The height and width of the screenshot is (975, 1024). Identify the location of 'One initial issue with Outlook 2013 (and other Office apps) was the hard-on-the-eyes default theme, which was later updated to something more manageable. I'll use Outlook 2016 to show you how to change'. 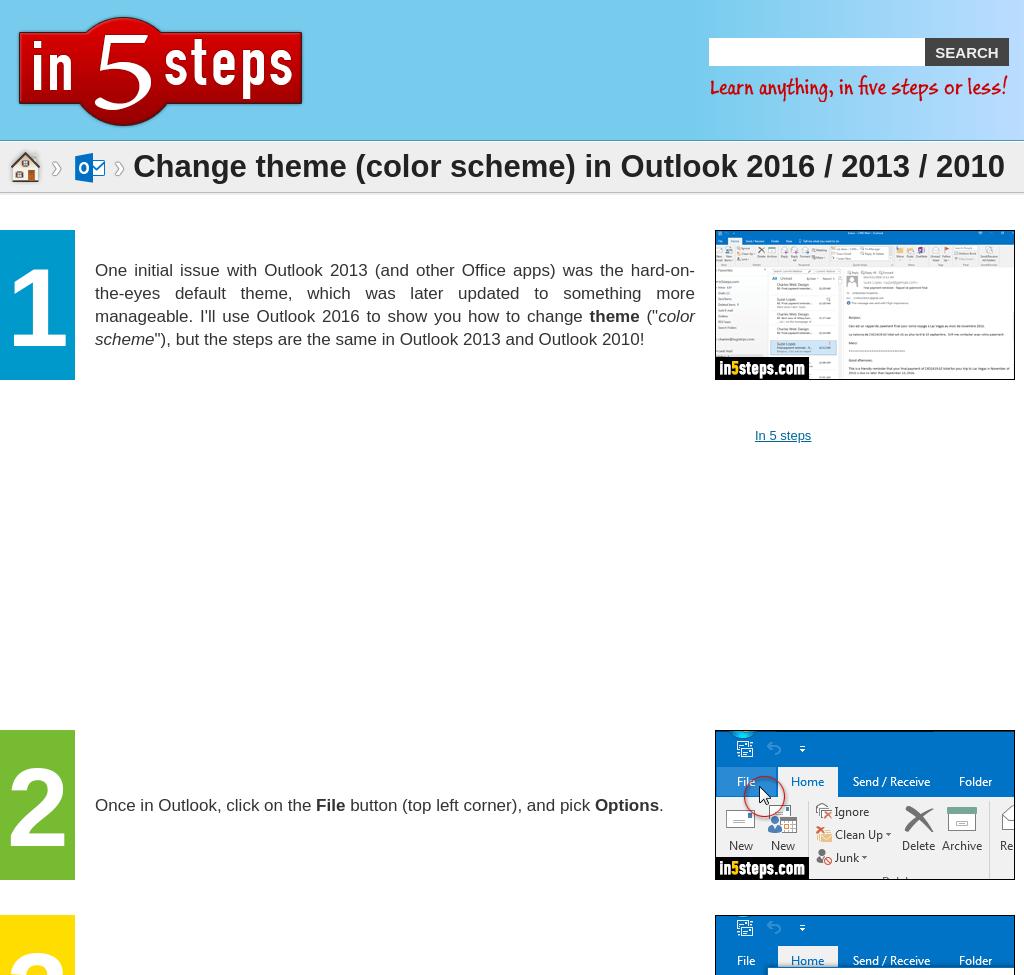
(393, 292).